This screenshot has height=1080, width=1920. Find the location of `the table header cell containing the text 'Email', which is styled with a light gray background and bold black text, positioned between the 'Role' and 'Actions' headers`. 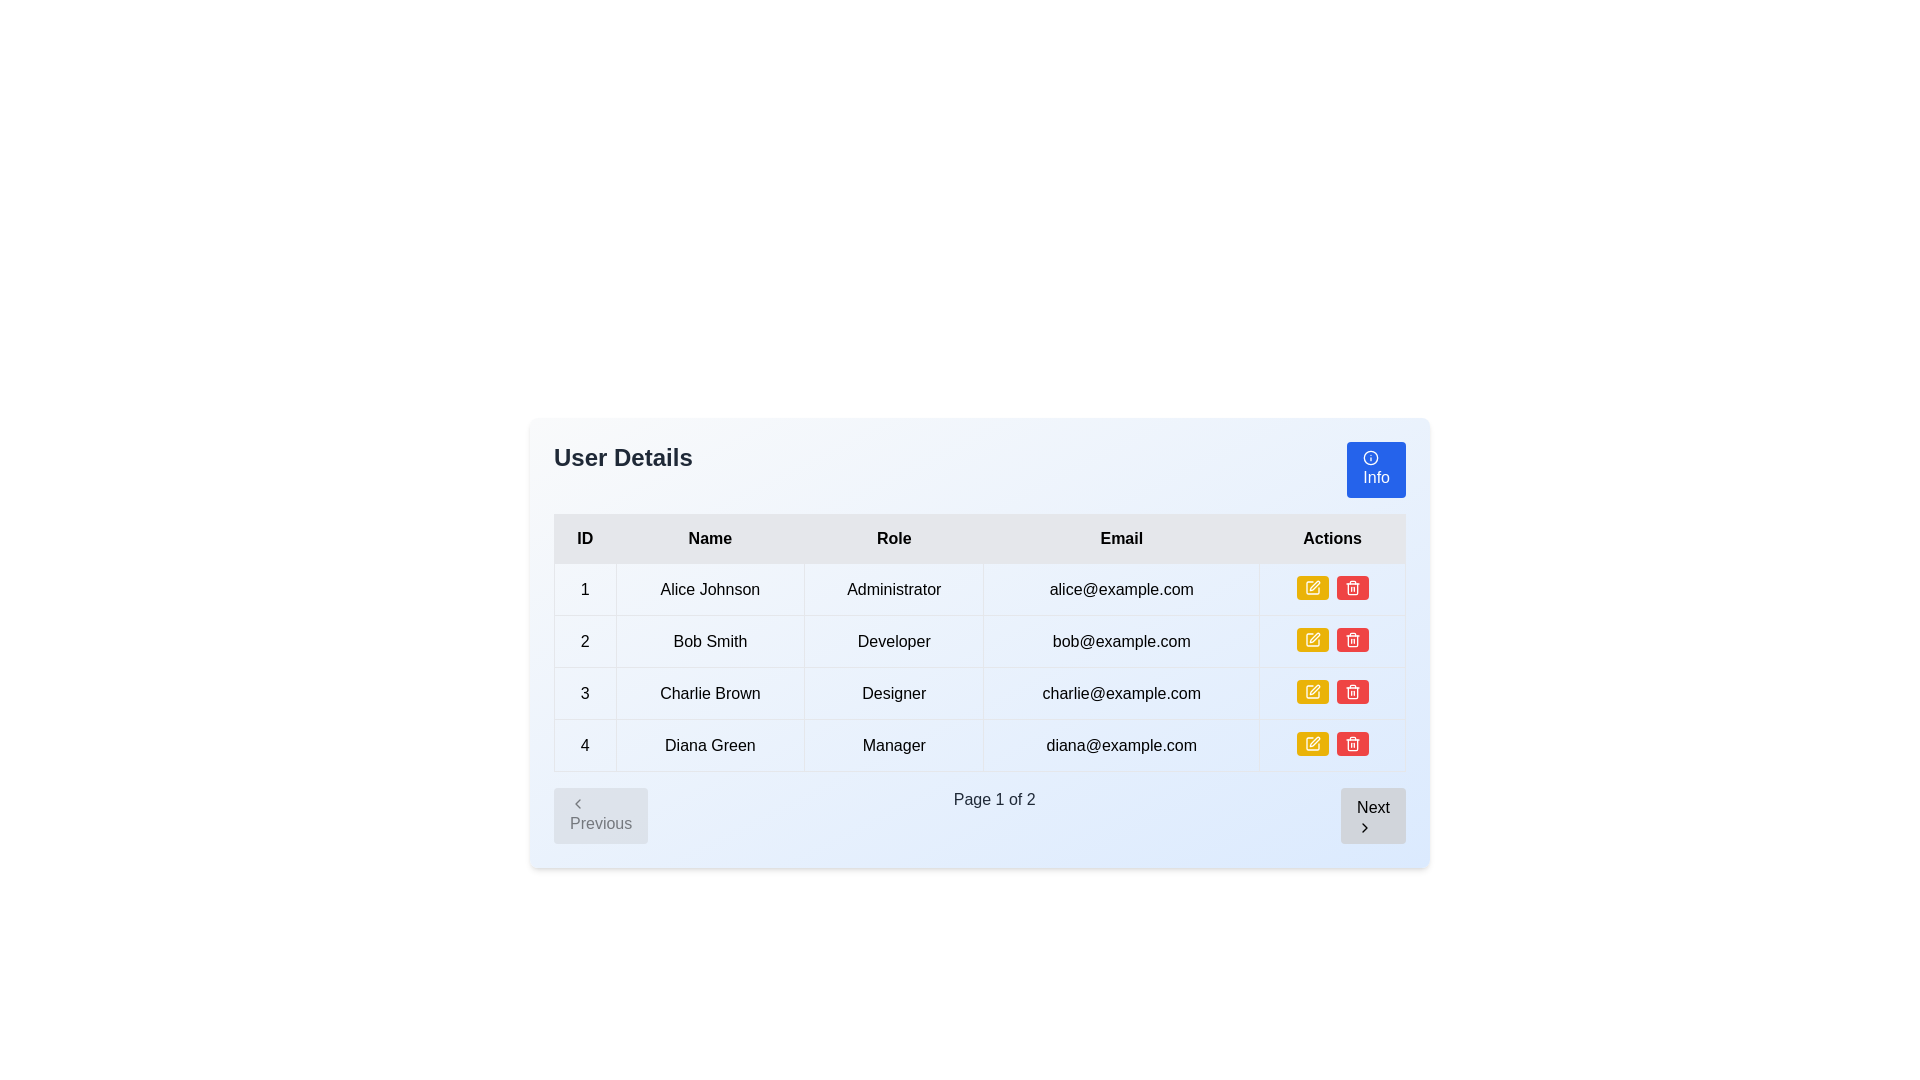

the table header cell containing the text 'Email', which is styled with a light gray background and bold black text, positioned between the 'Role' and 'Actions' headers is located at coordinates (1121, 538).